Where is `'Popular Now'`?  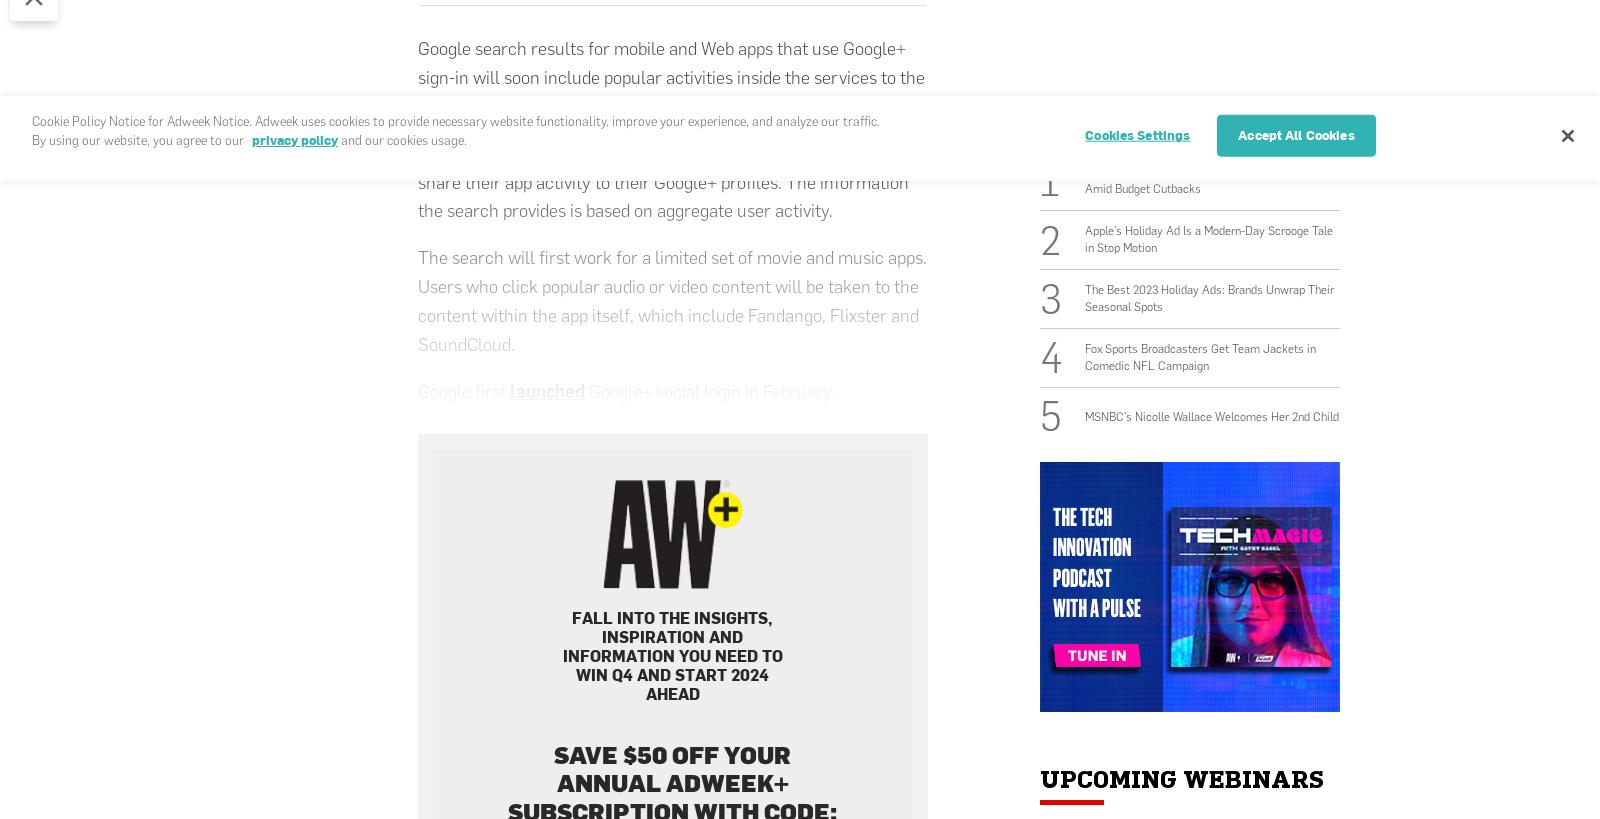 'Popular Now' is located at coordinates (1135, 114).